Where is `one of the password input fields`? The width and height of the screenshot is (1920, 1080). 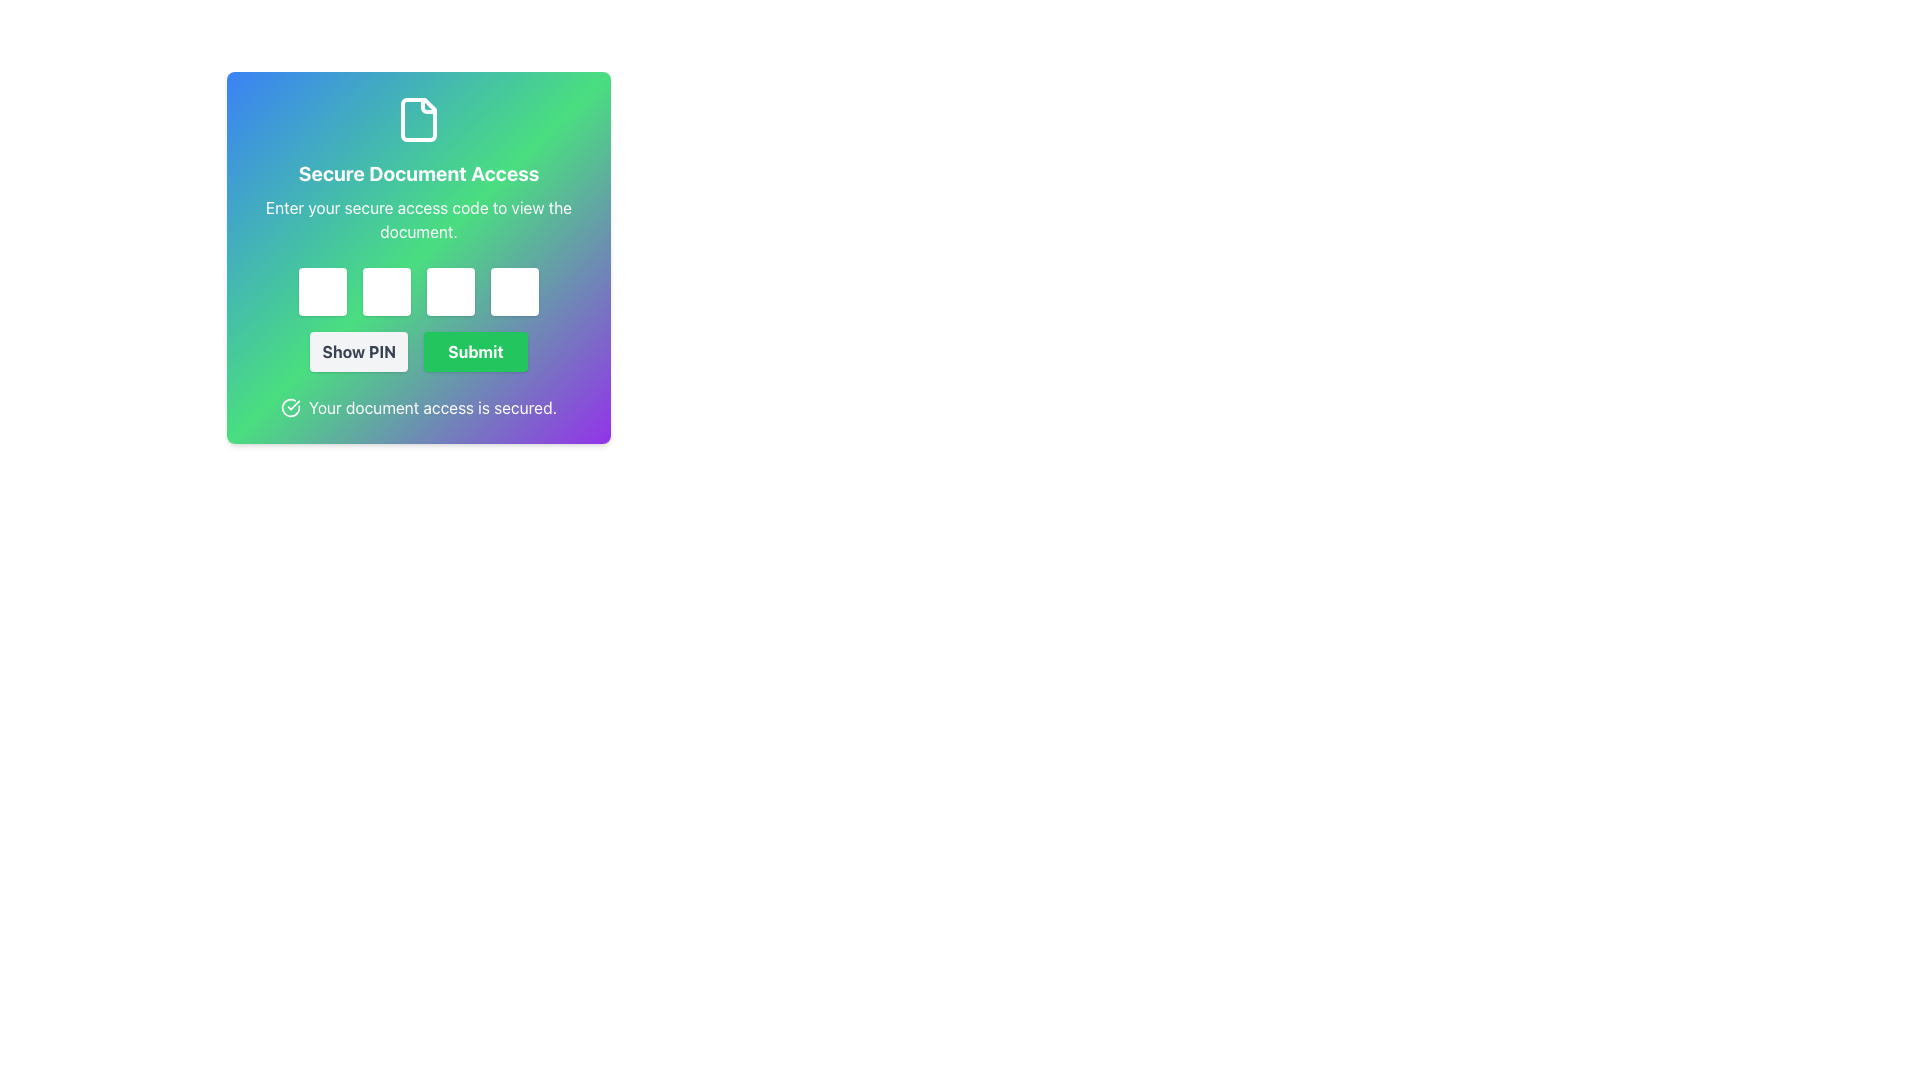
one of the password input fields is located at coordinates (417, 292).